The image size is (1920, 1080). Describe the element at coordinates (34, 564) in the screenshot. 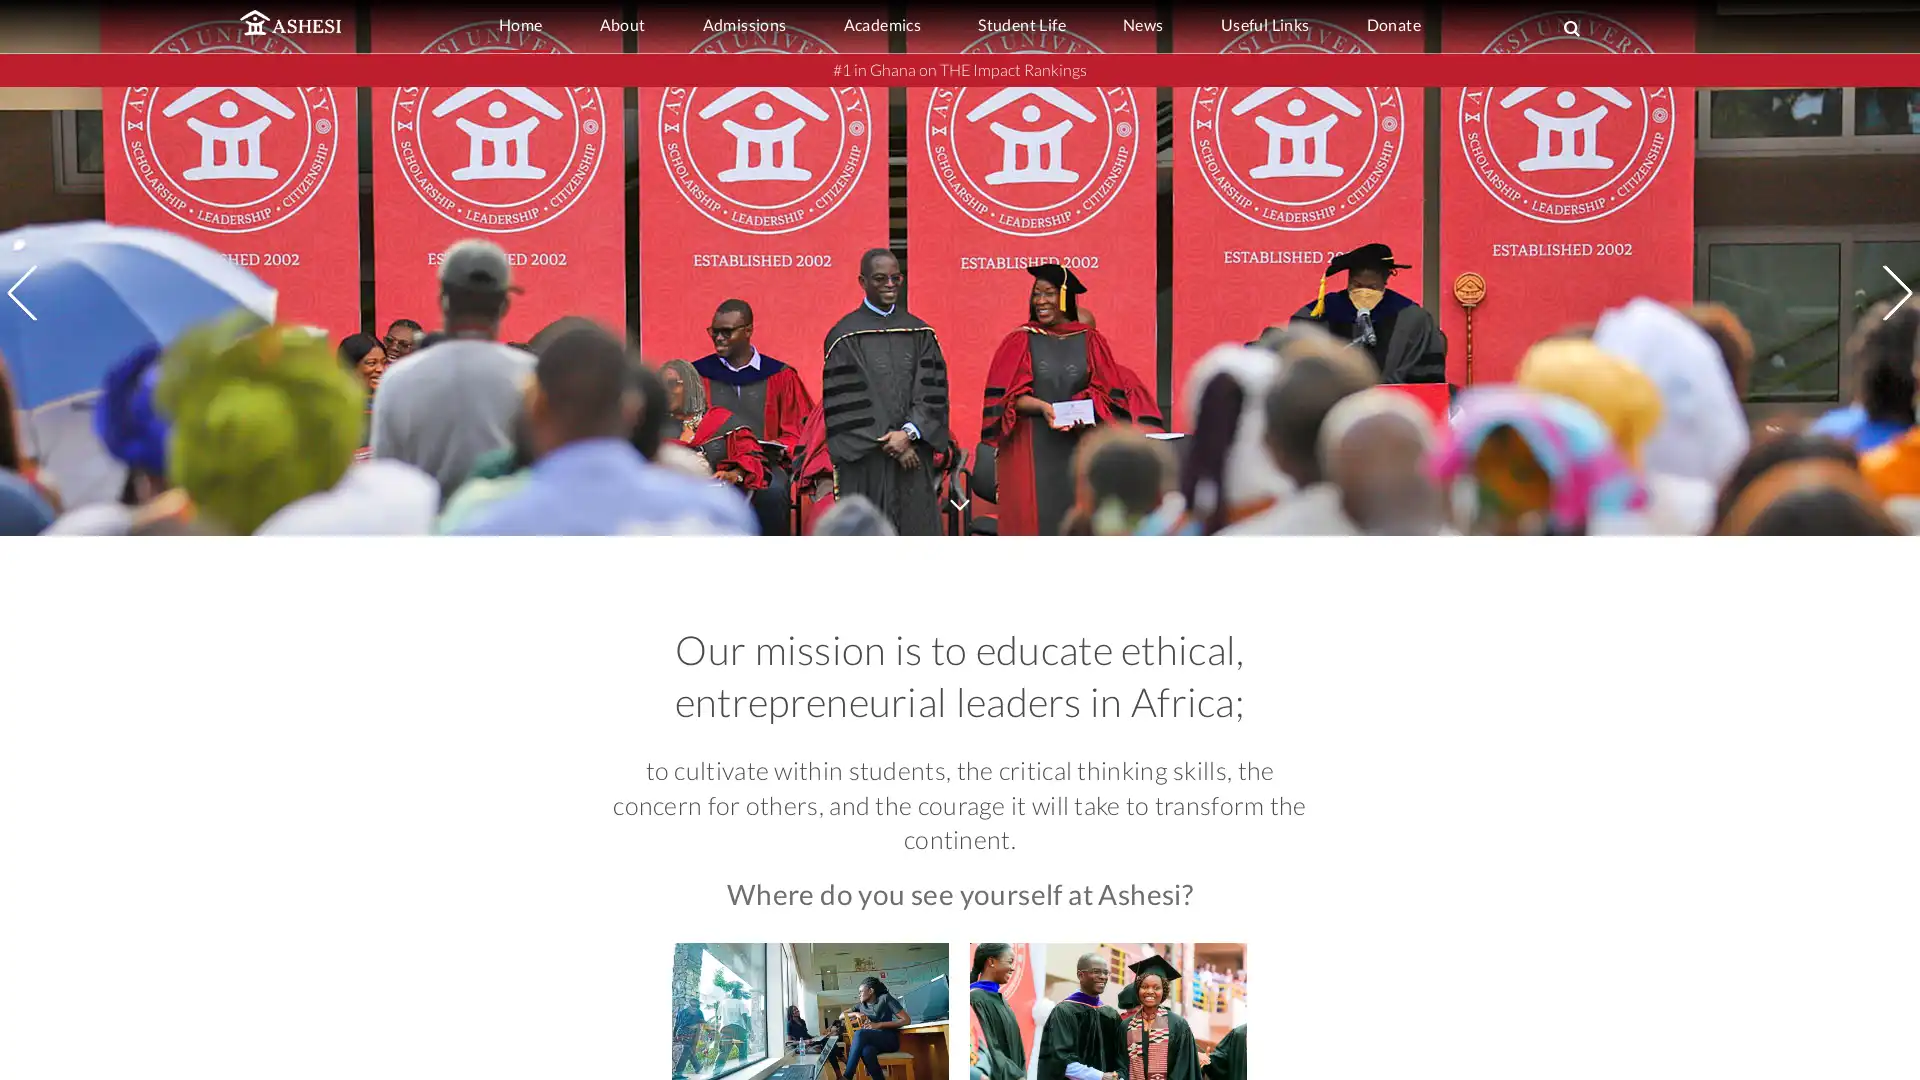

I see `Previous` at that location.